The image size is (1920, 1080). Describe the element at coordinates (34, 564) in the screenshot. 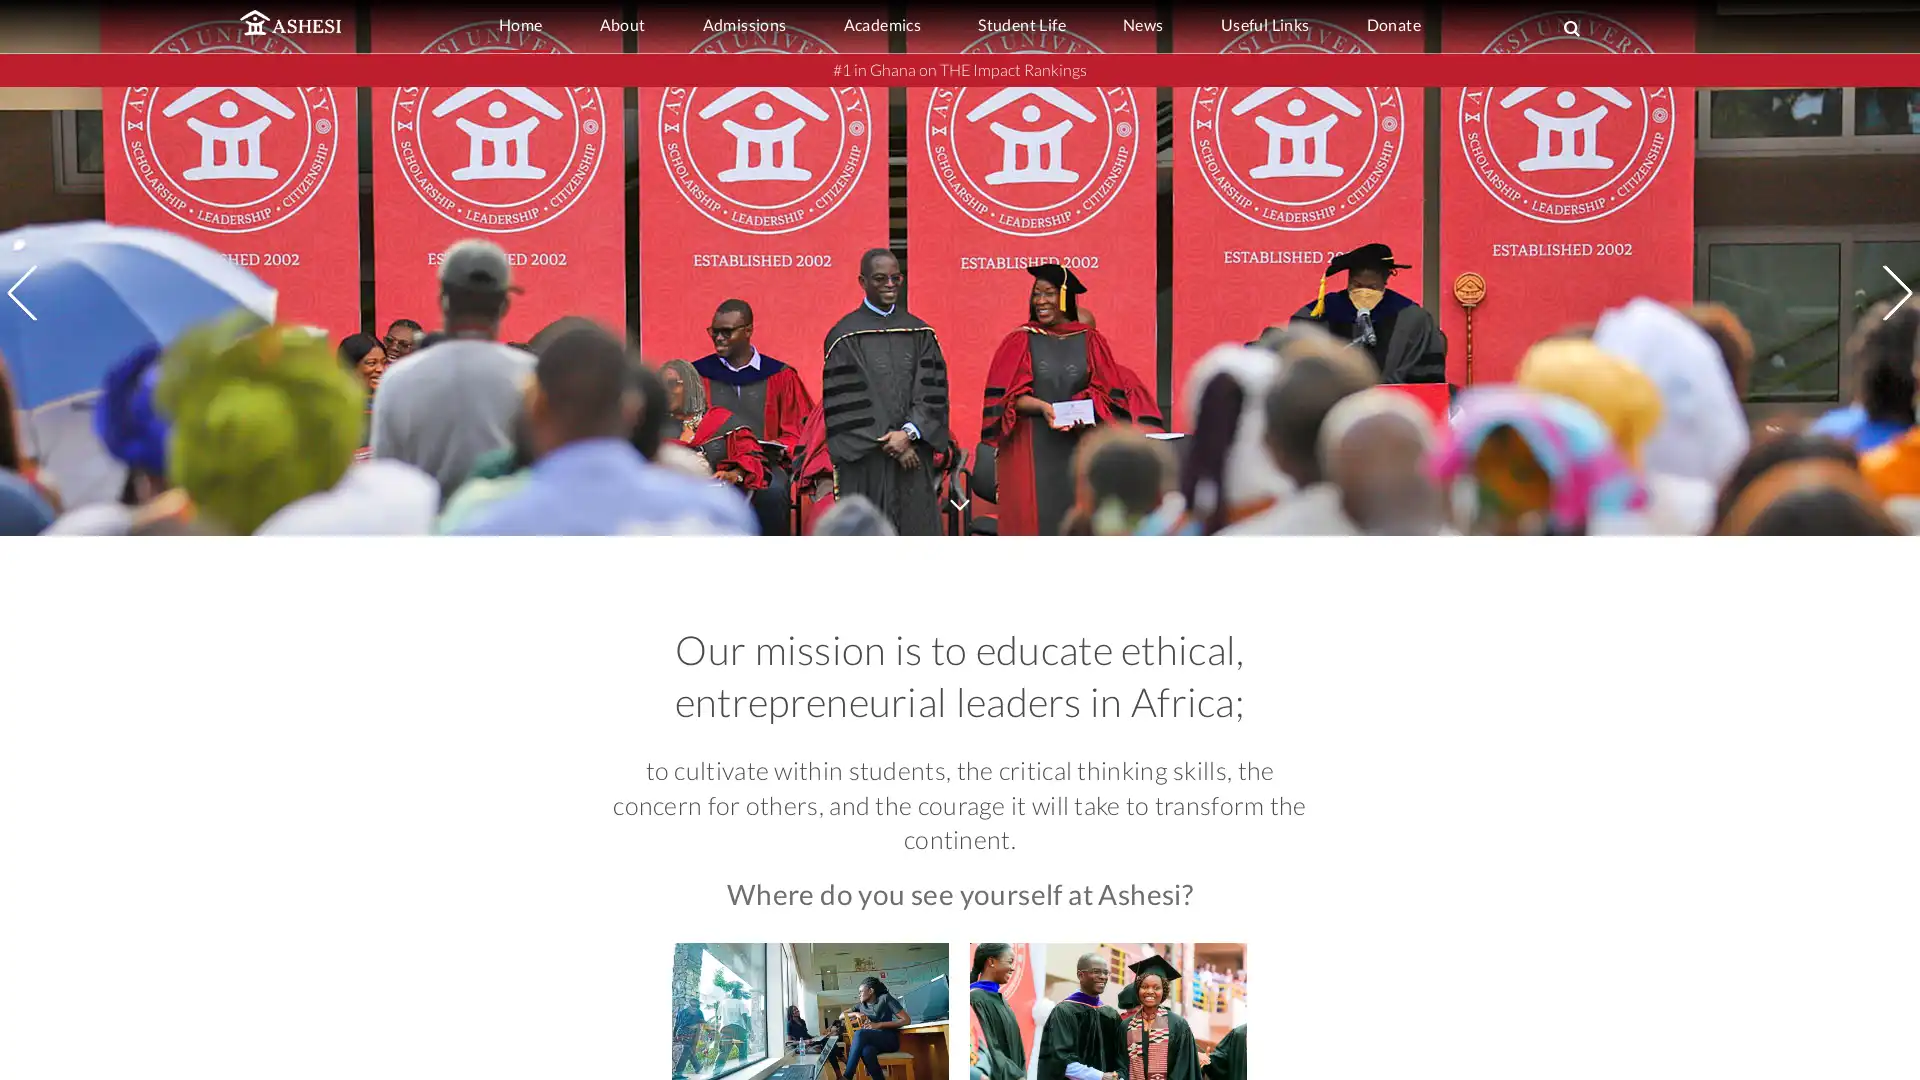

I see `Previous` at that location.